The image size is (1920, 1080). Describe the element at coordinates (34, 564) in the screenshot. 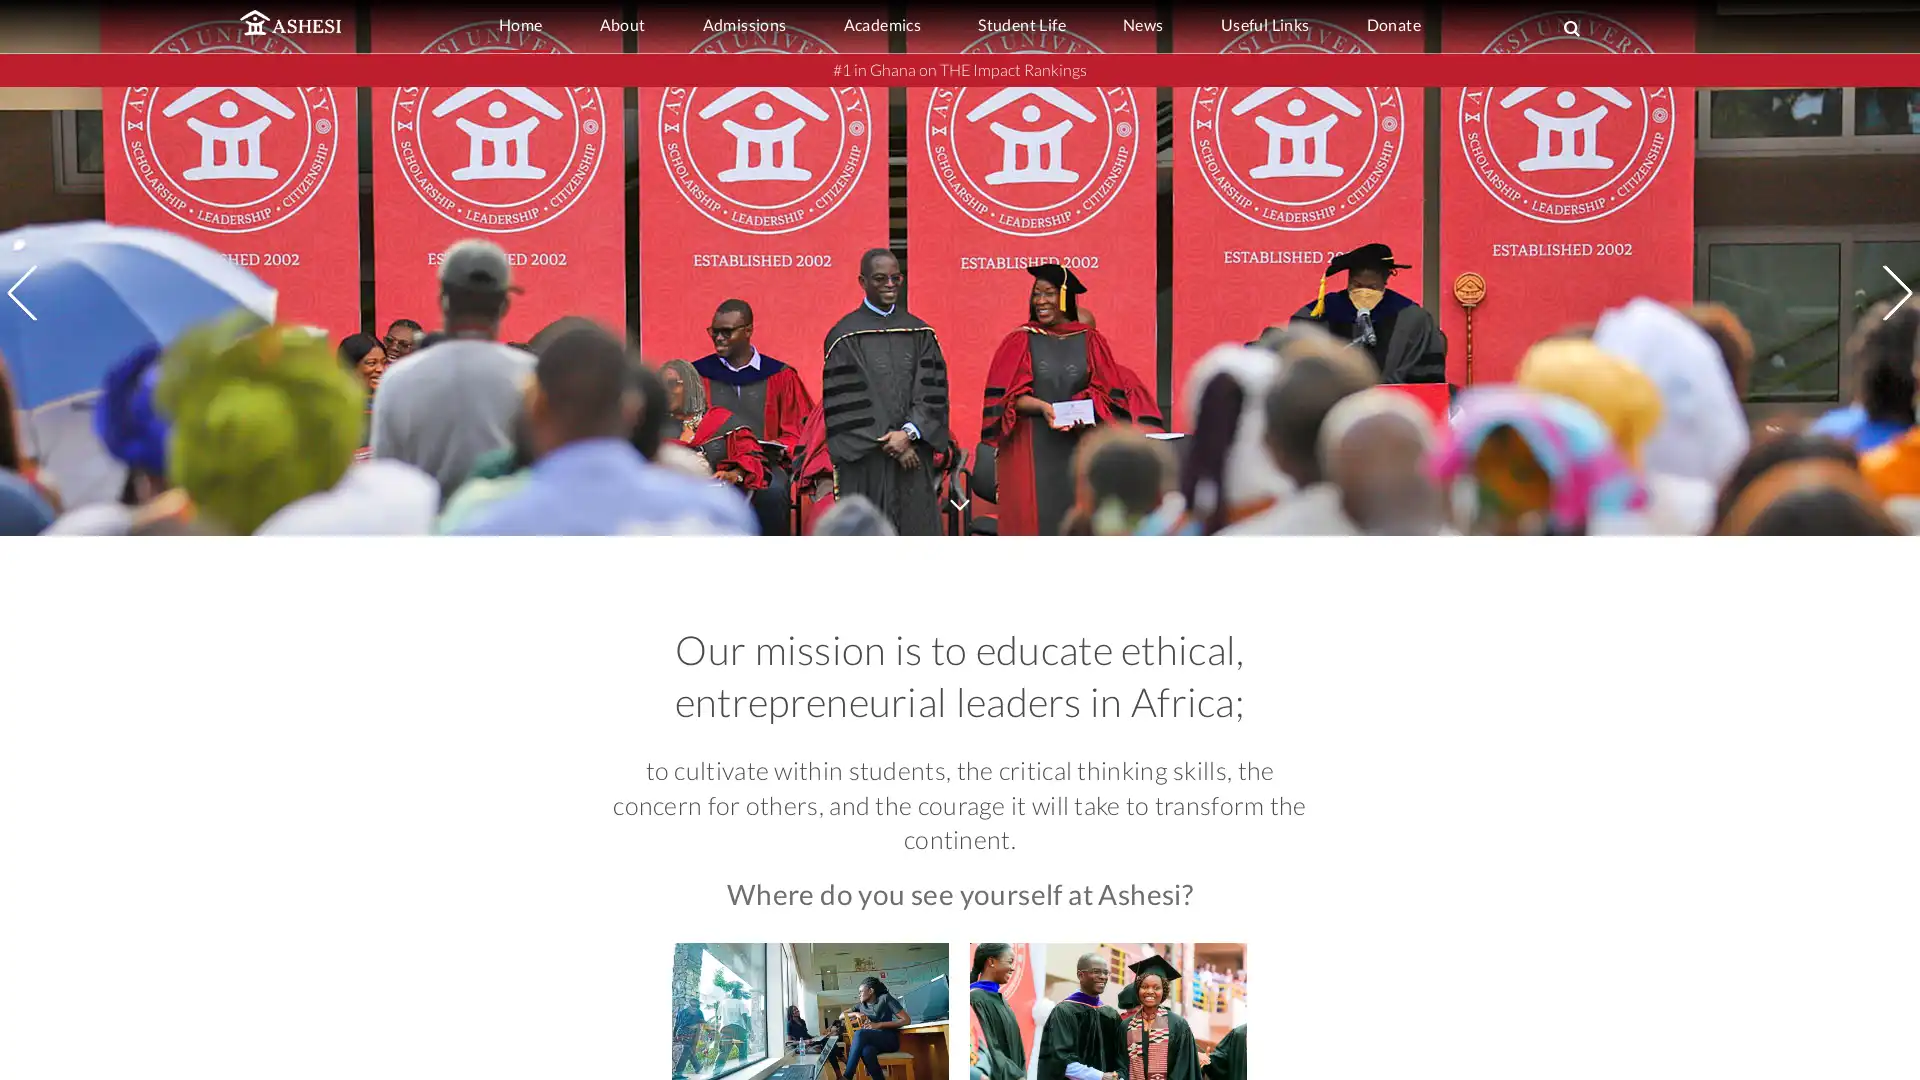

I see `Previous` at that location.